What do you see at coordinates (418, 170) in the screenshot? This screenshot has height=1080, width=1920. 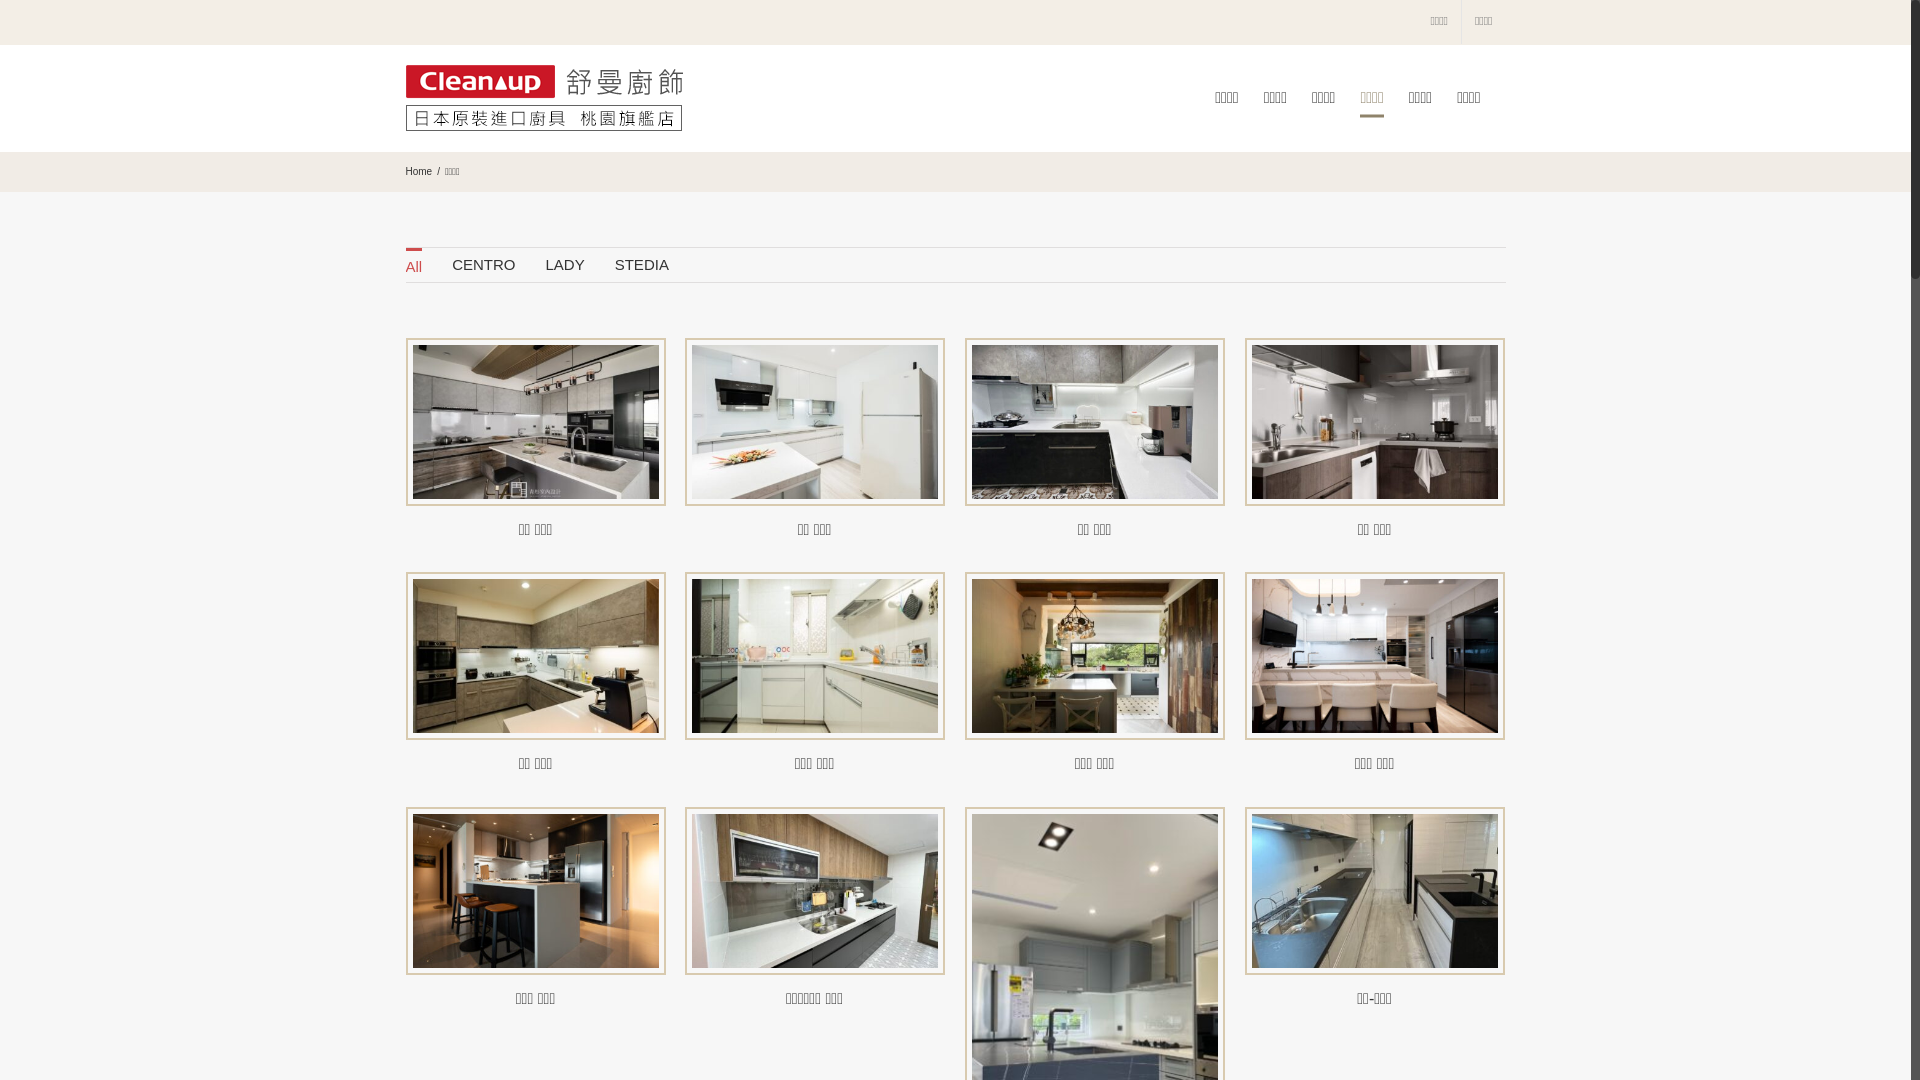 I see `'Home'` at bounding box center [418, 170].